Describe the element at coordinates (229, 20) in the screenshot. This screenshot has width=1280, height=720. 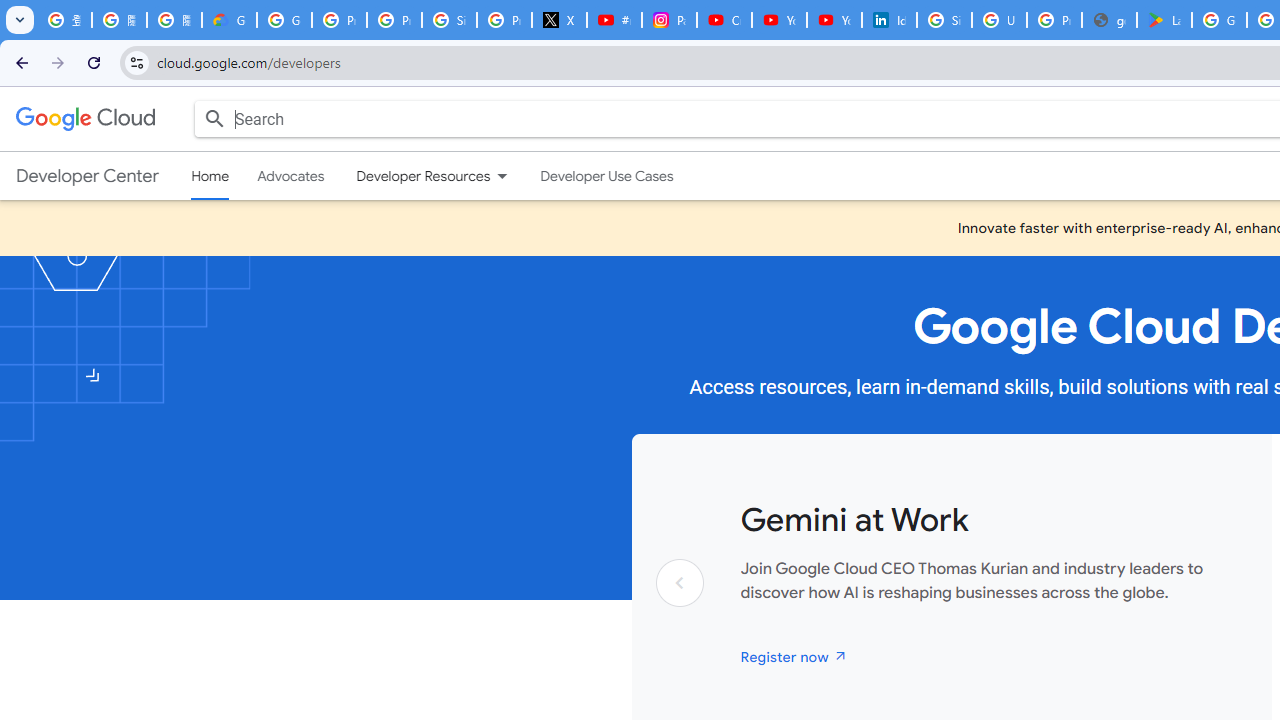
I see `'Google Cloud Privacy Notice'` at that location.